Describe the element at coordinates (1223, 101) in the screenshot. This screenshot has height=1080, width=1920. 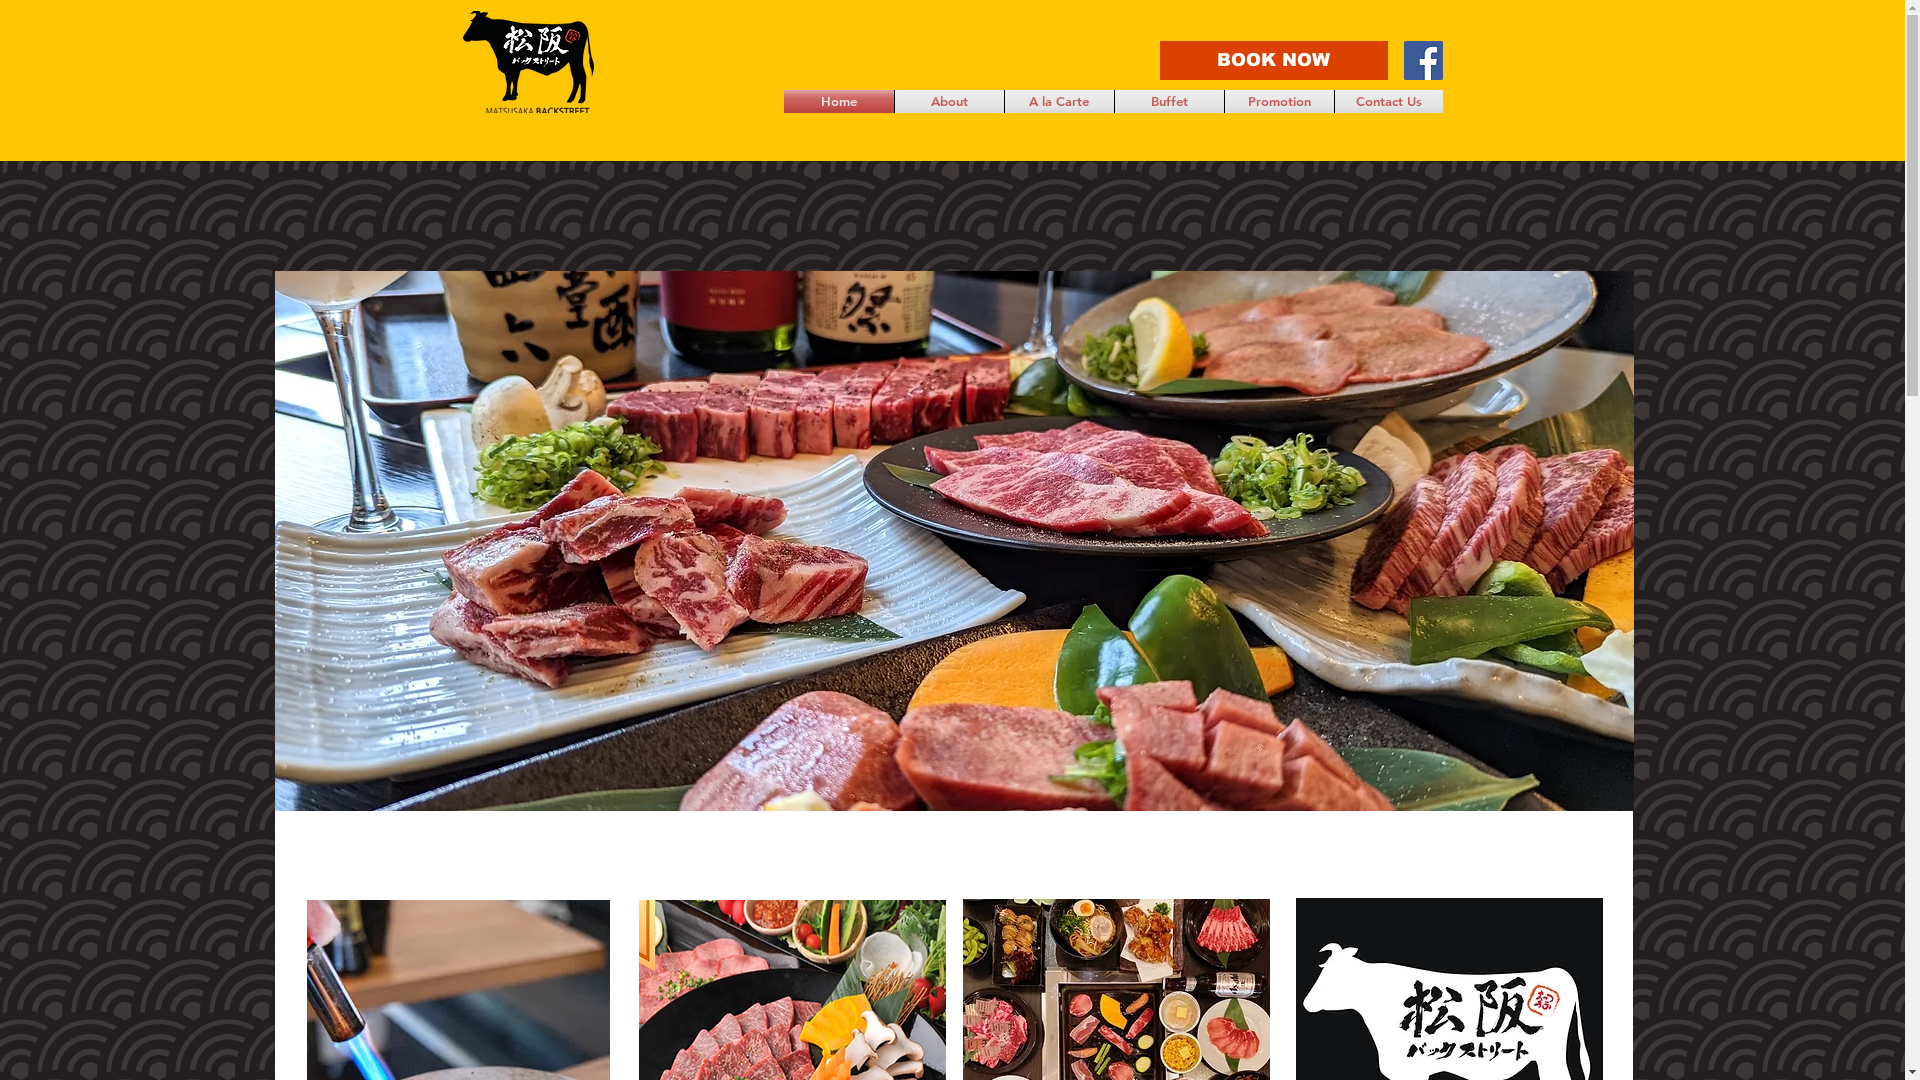
I see `'Promotion'` at that location.